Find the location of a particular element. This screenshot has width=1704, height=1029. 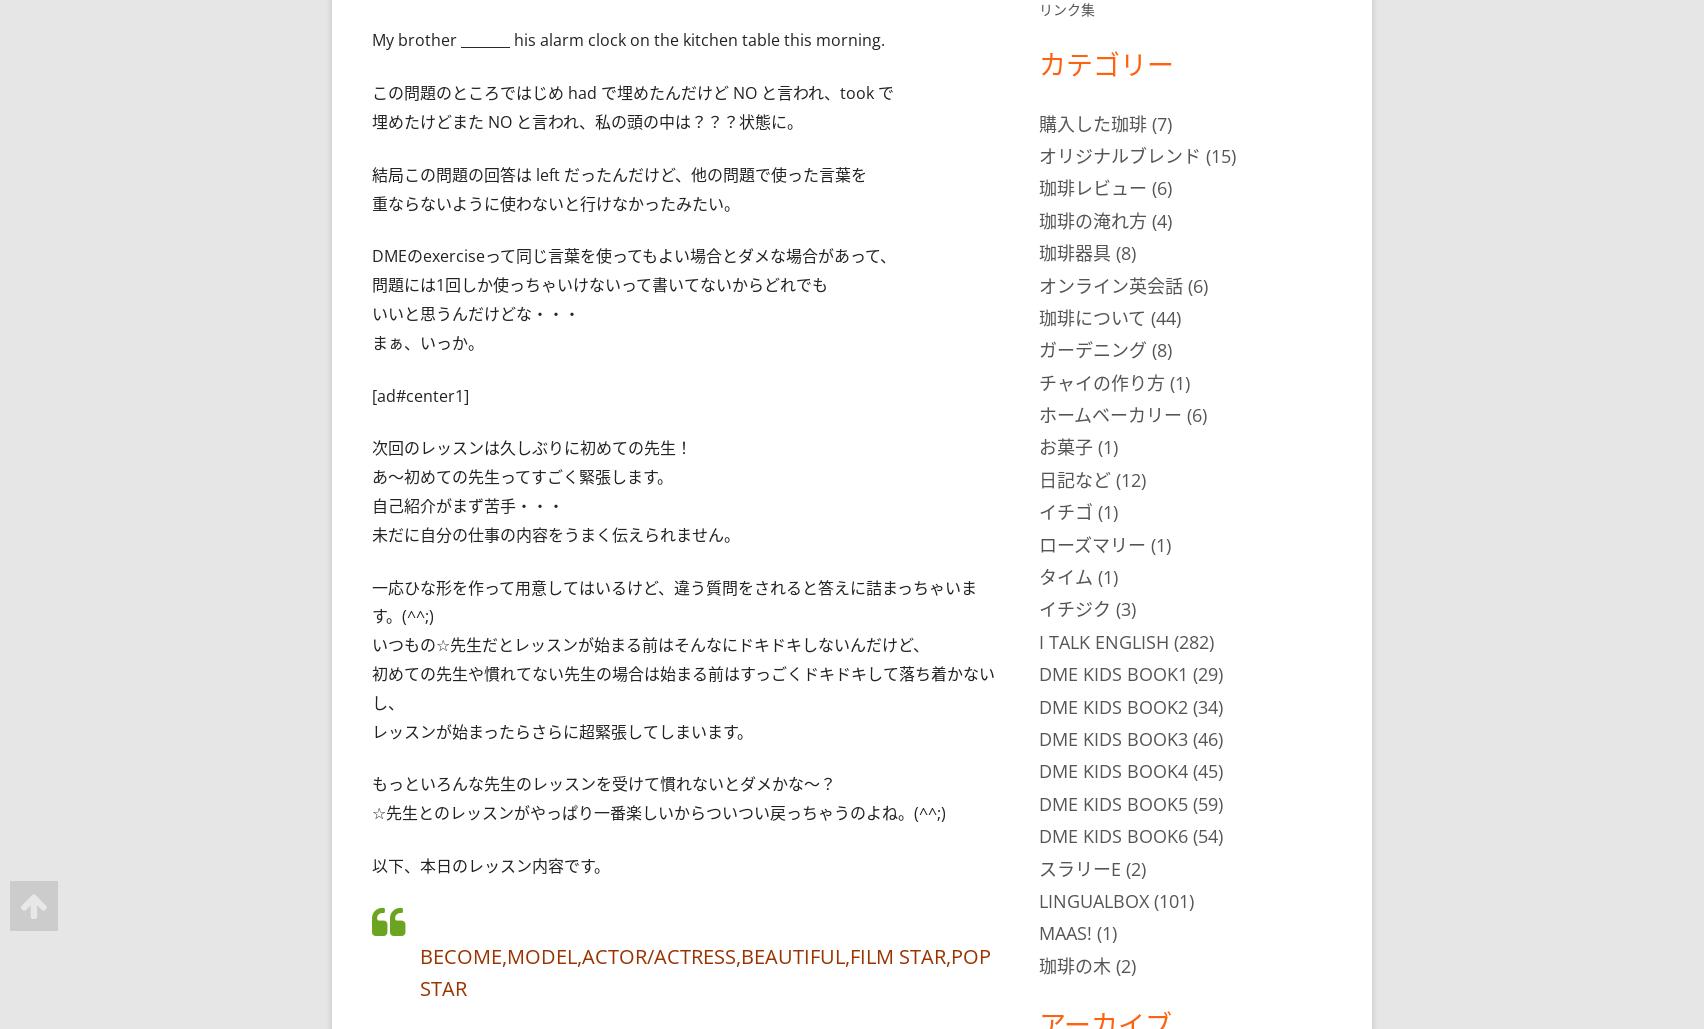

'(46)' is located at coordinates (1204, 737).